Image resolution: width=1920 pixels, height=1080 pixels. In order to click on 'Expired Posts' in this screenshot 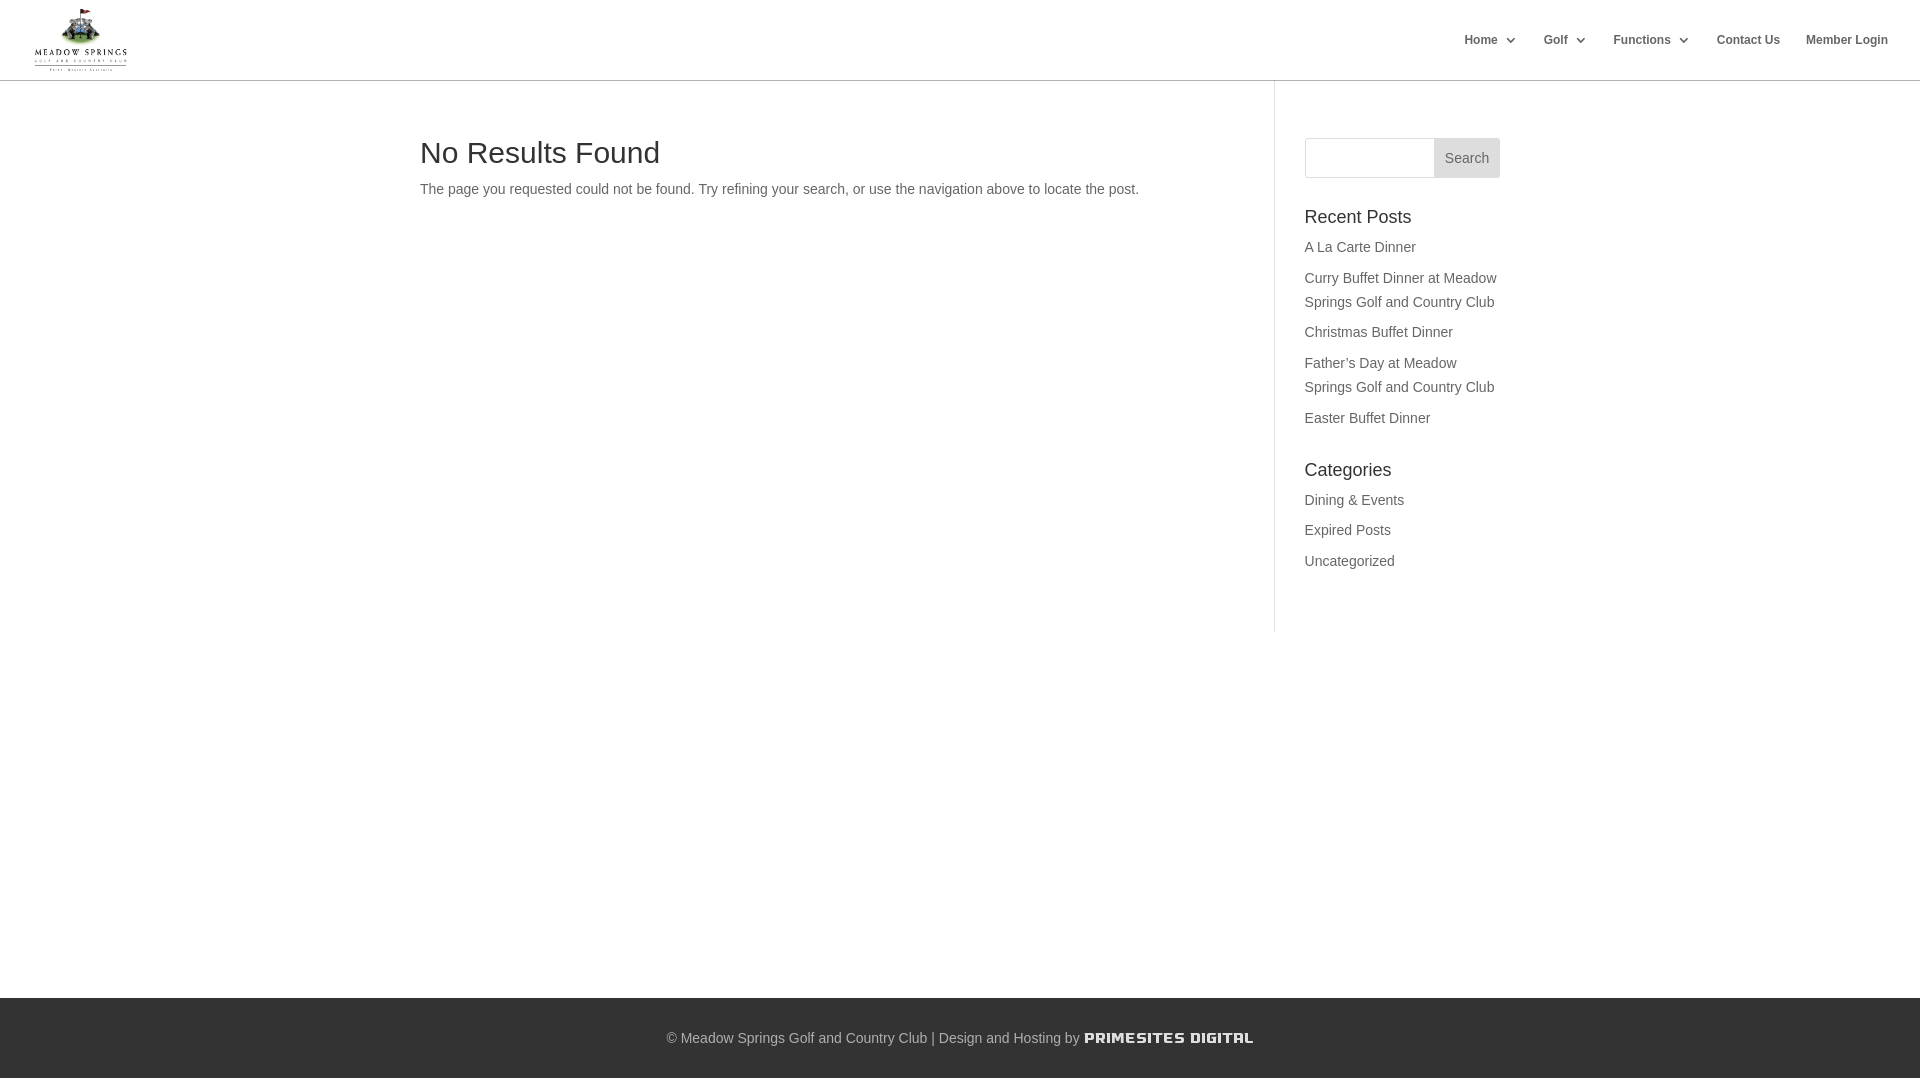, I will do `click(1305, 528)`.